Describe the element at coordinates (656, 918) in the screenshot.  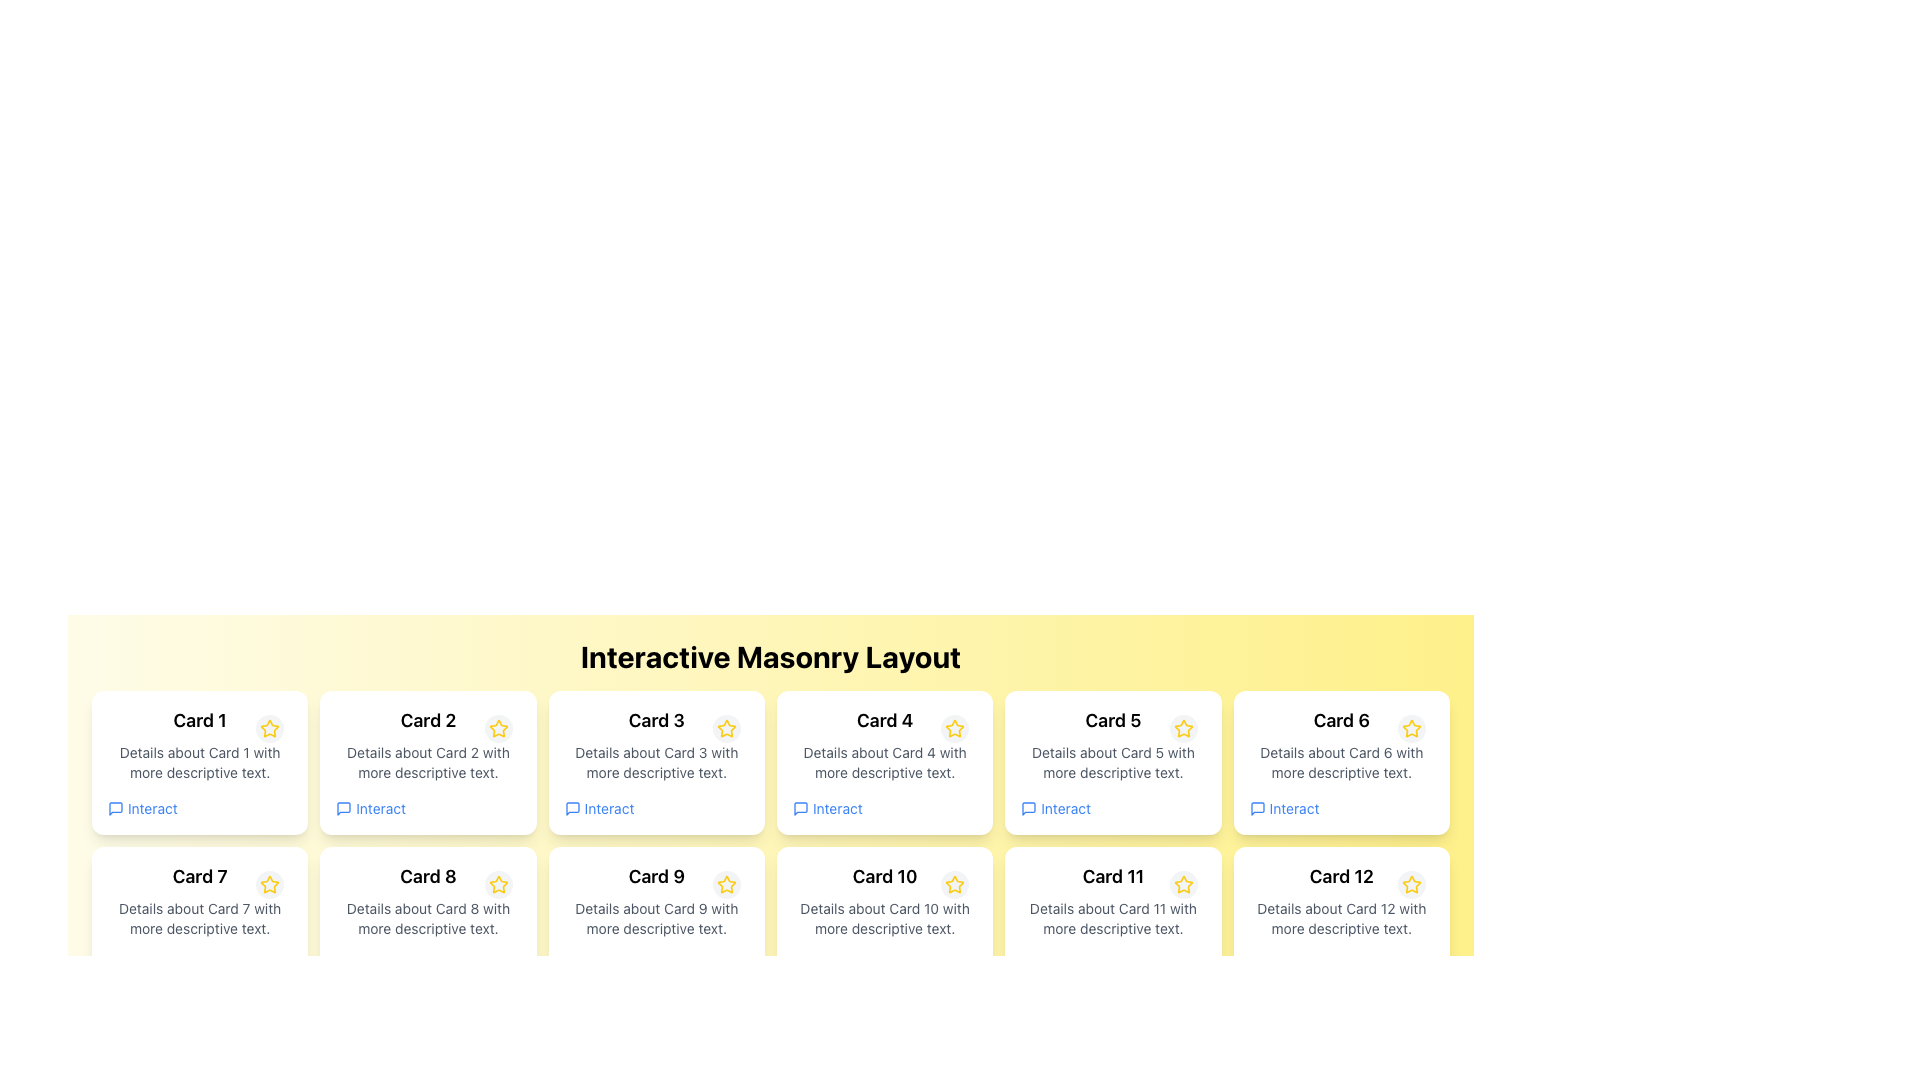
I see `the text paragraph within 'Card 9' that contains 'Details about Card 9 with more descriptive text.'` at that location.